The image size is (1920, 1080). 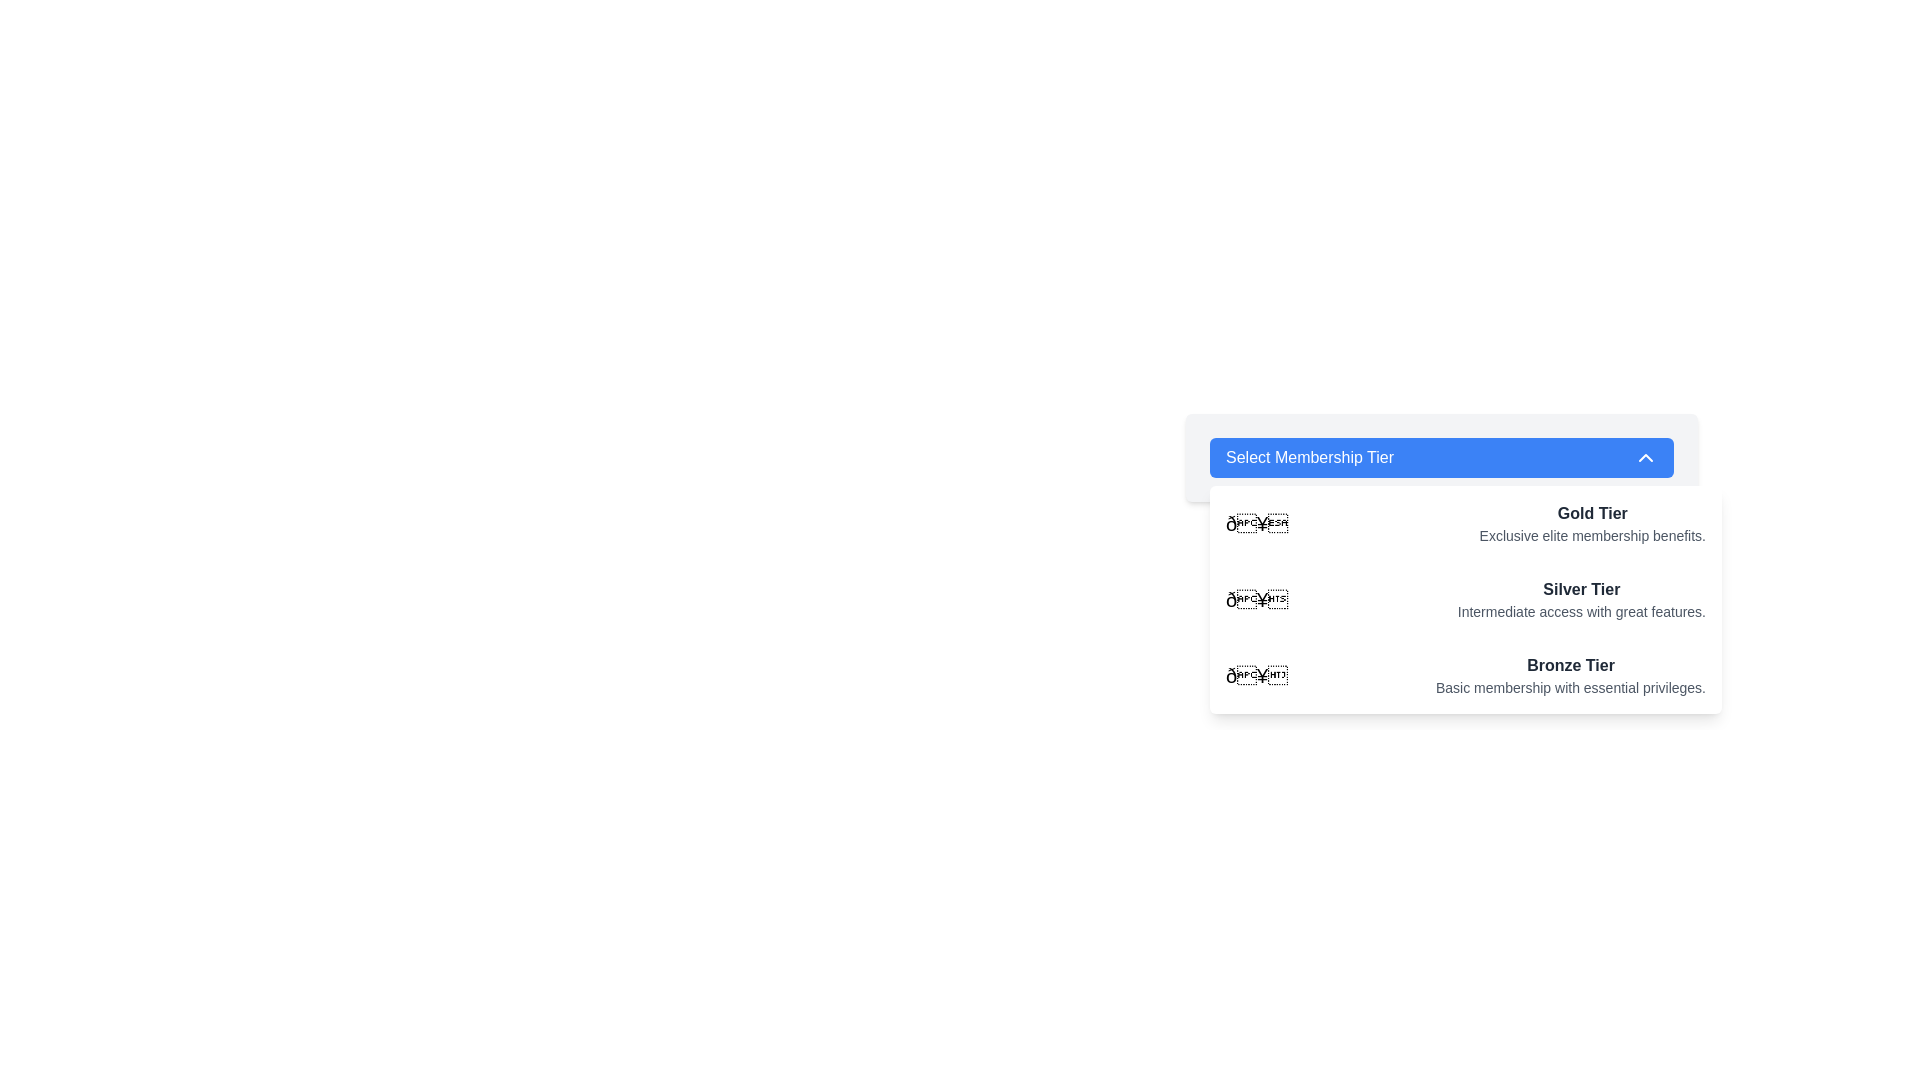 What do you see at coordinates (1256, 599) in the screenshot?
I see `the graphical icon located at the leftmost side of the 'Silver Tier' section, which precedes the descriptive text content of the tier` at bounding box center [1256, 599].